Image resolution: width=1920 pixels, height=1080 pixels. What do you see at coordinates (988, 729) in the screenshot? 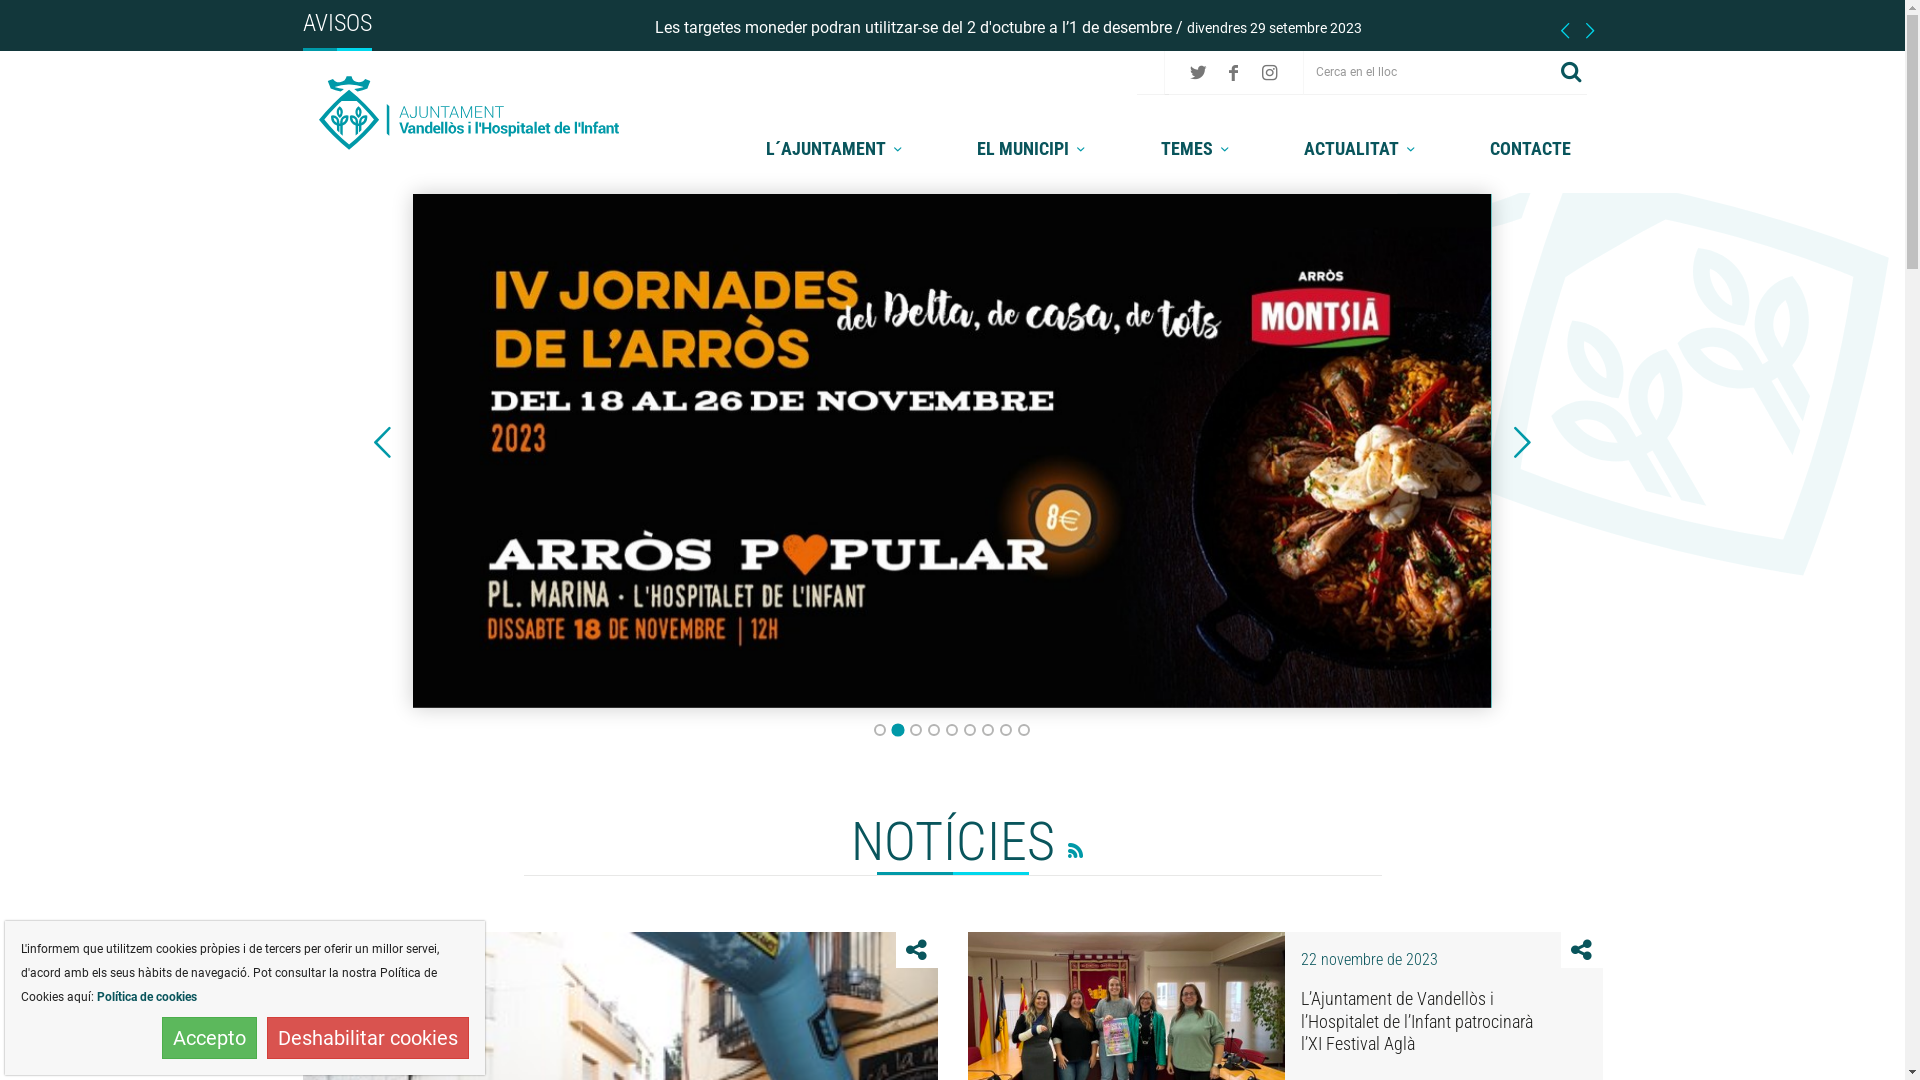
I see `'7'` at bounding box center [988, 729].